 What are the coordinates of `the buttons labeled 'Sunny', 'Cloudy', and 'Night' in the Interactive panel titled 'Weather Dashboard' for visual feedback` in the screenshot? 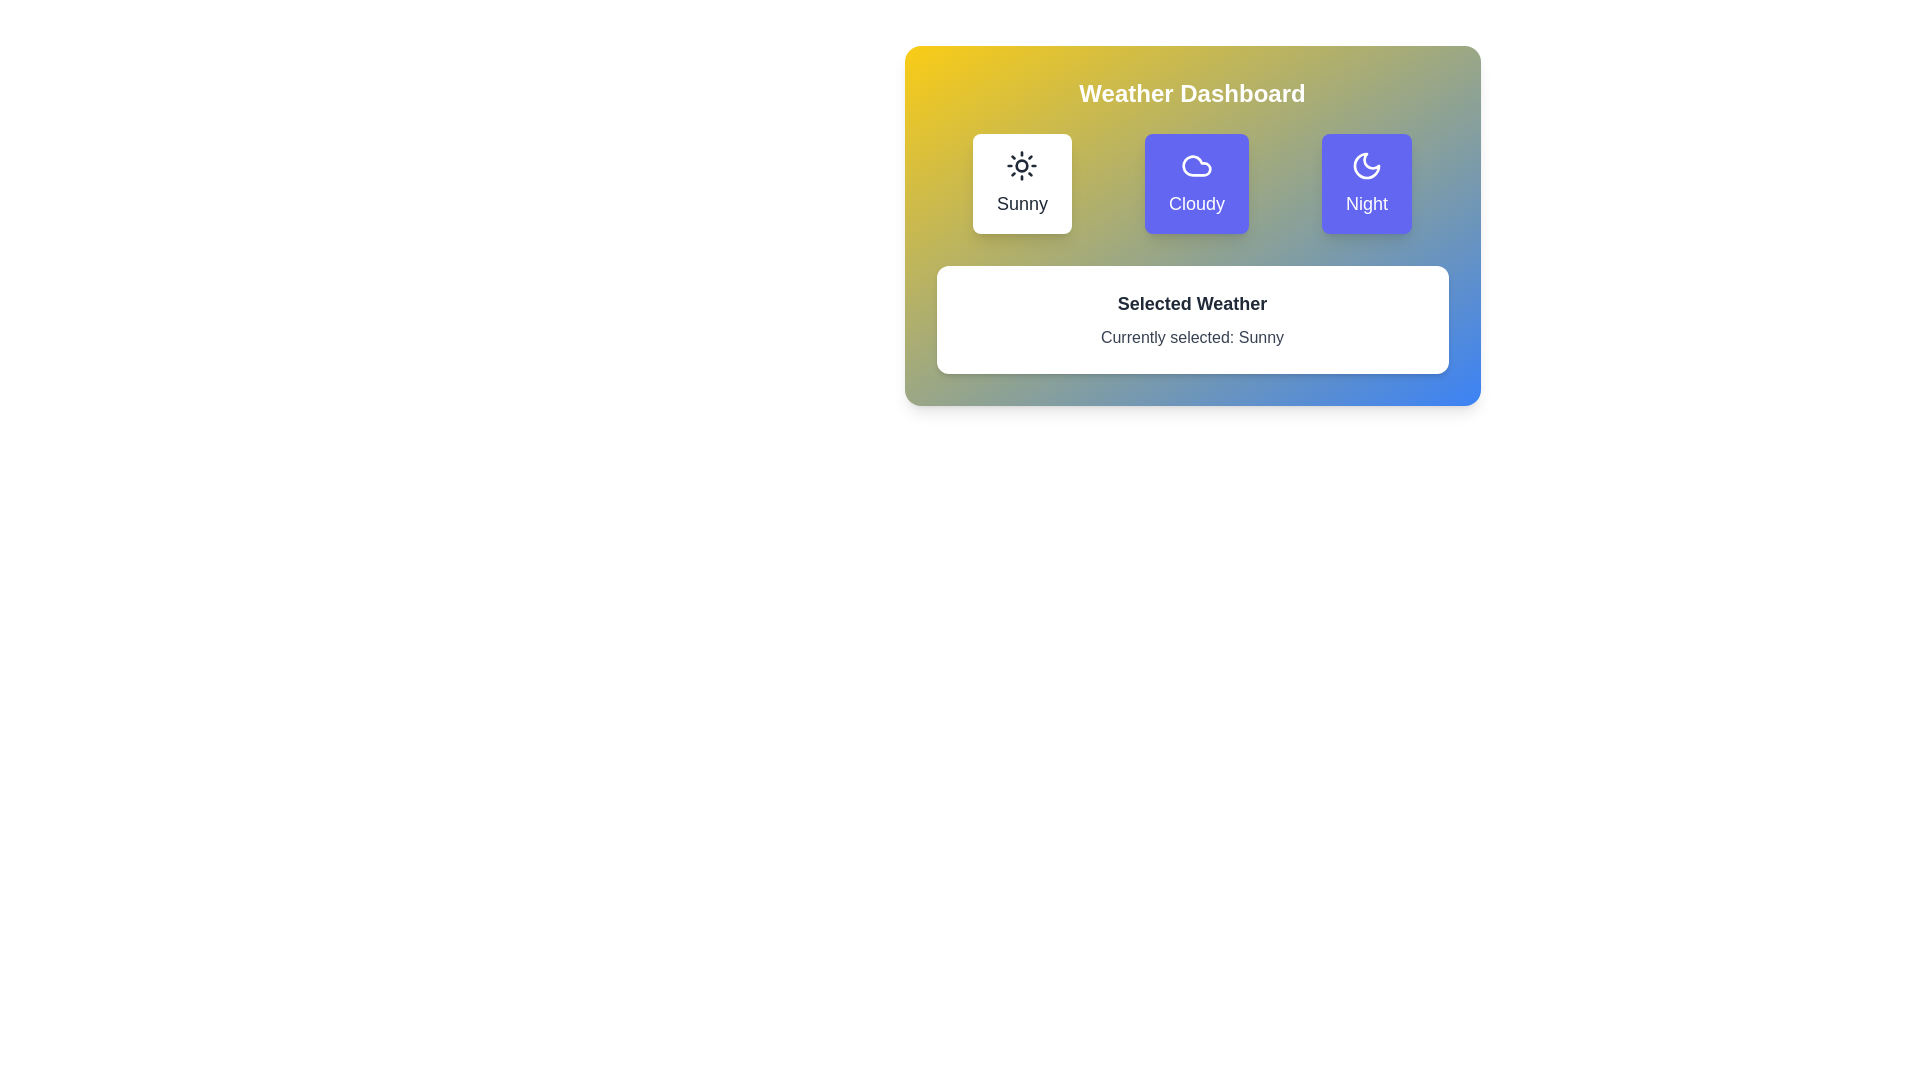 It's located at (1192, 225).